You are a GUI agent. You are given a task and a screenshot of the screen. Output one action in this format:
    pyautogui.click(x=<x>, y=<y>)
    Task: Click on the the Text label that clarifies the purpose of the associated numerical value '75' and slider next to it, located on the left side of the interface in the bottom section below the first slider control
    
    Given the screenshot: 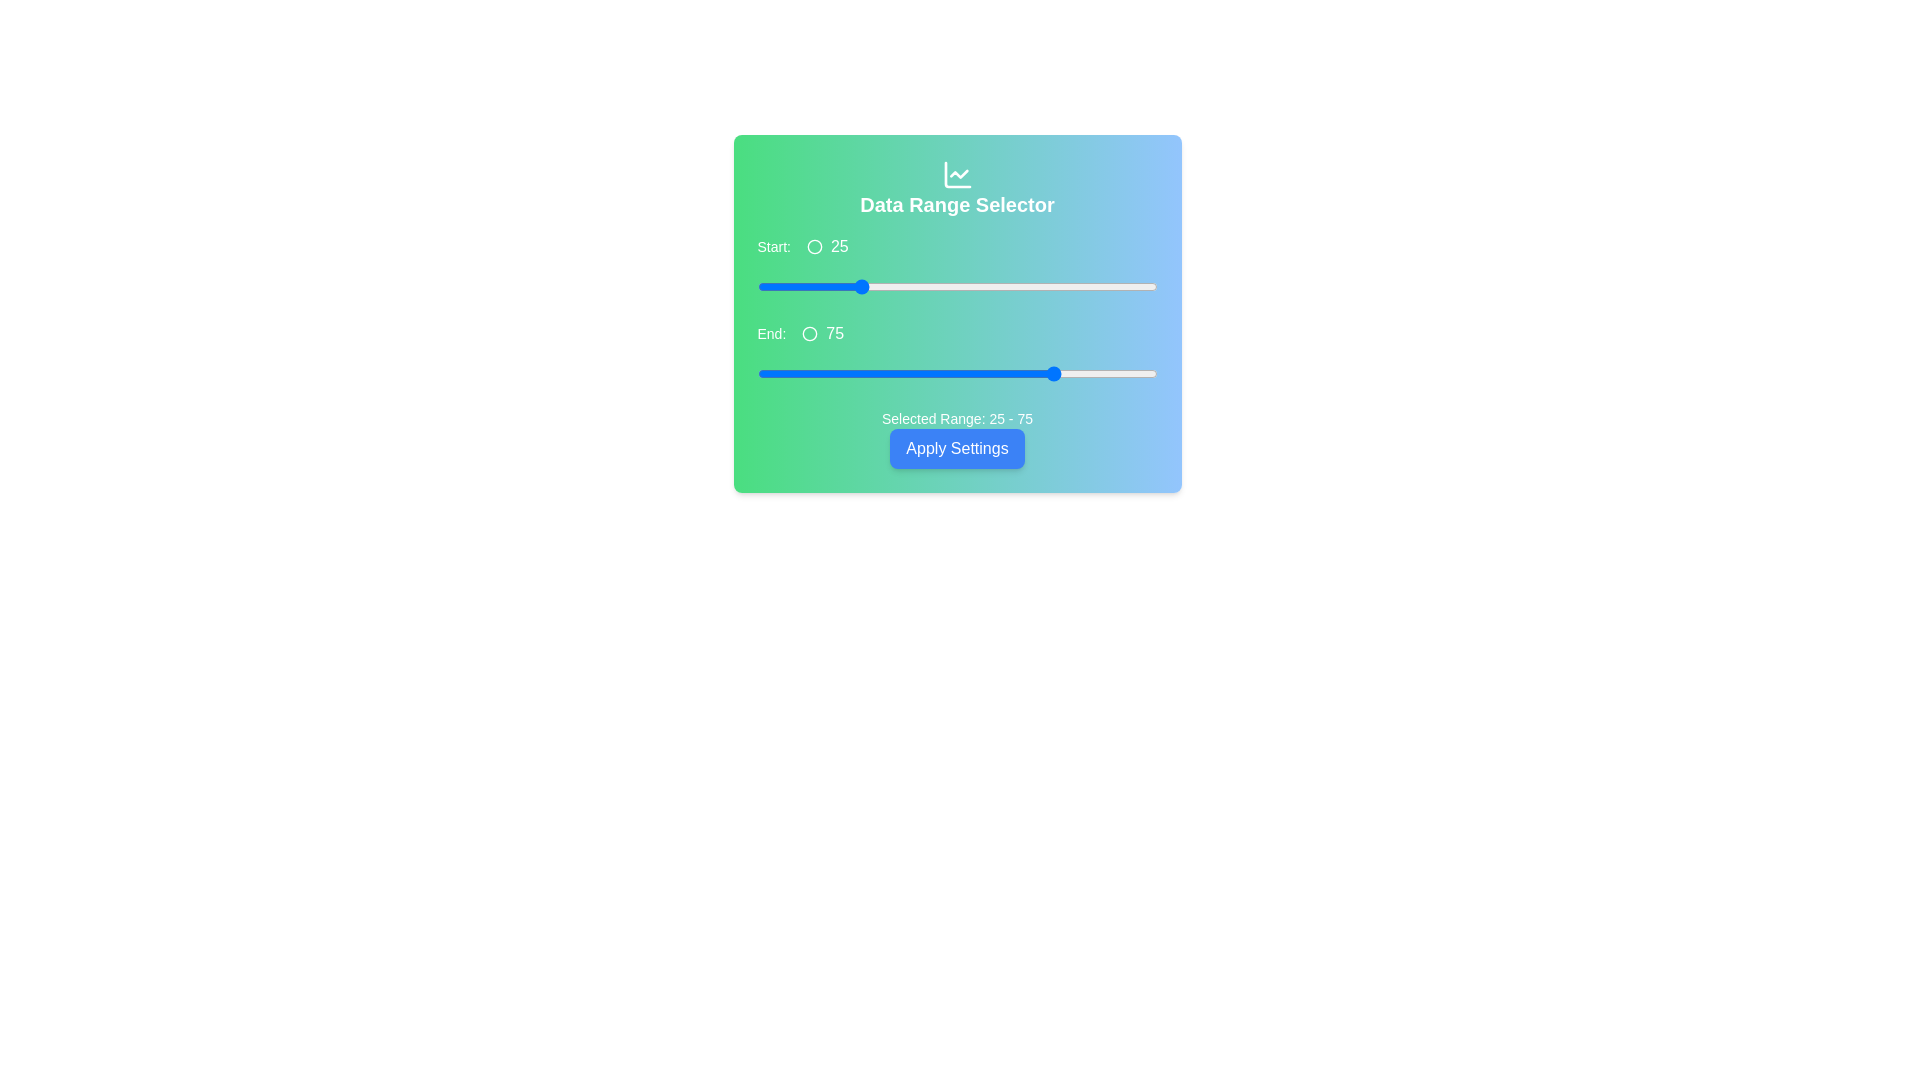 What is the action you would take?
    pyautogui.click(x=770, y=333)
    